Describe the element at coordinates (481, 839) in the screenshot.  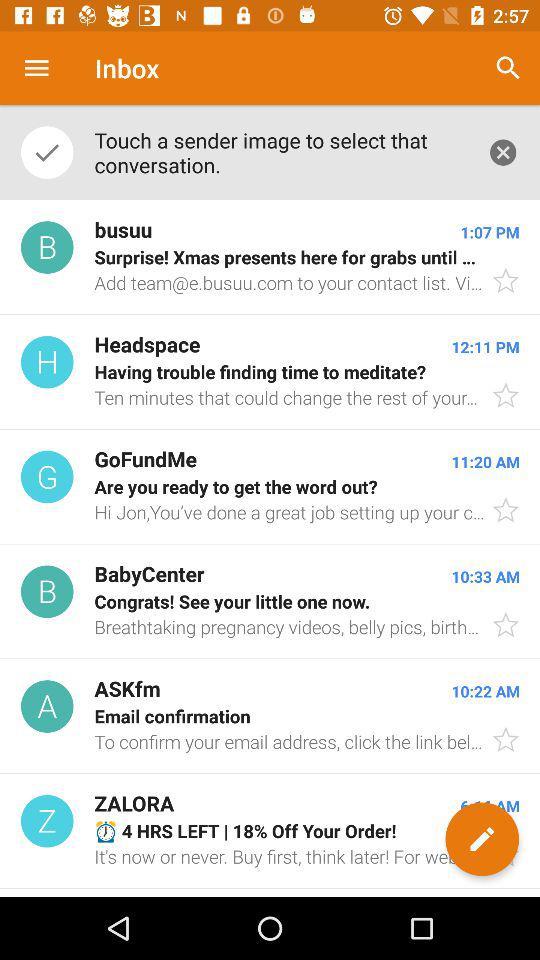
I see `the edit icon` at that location.